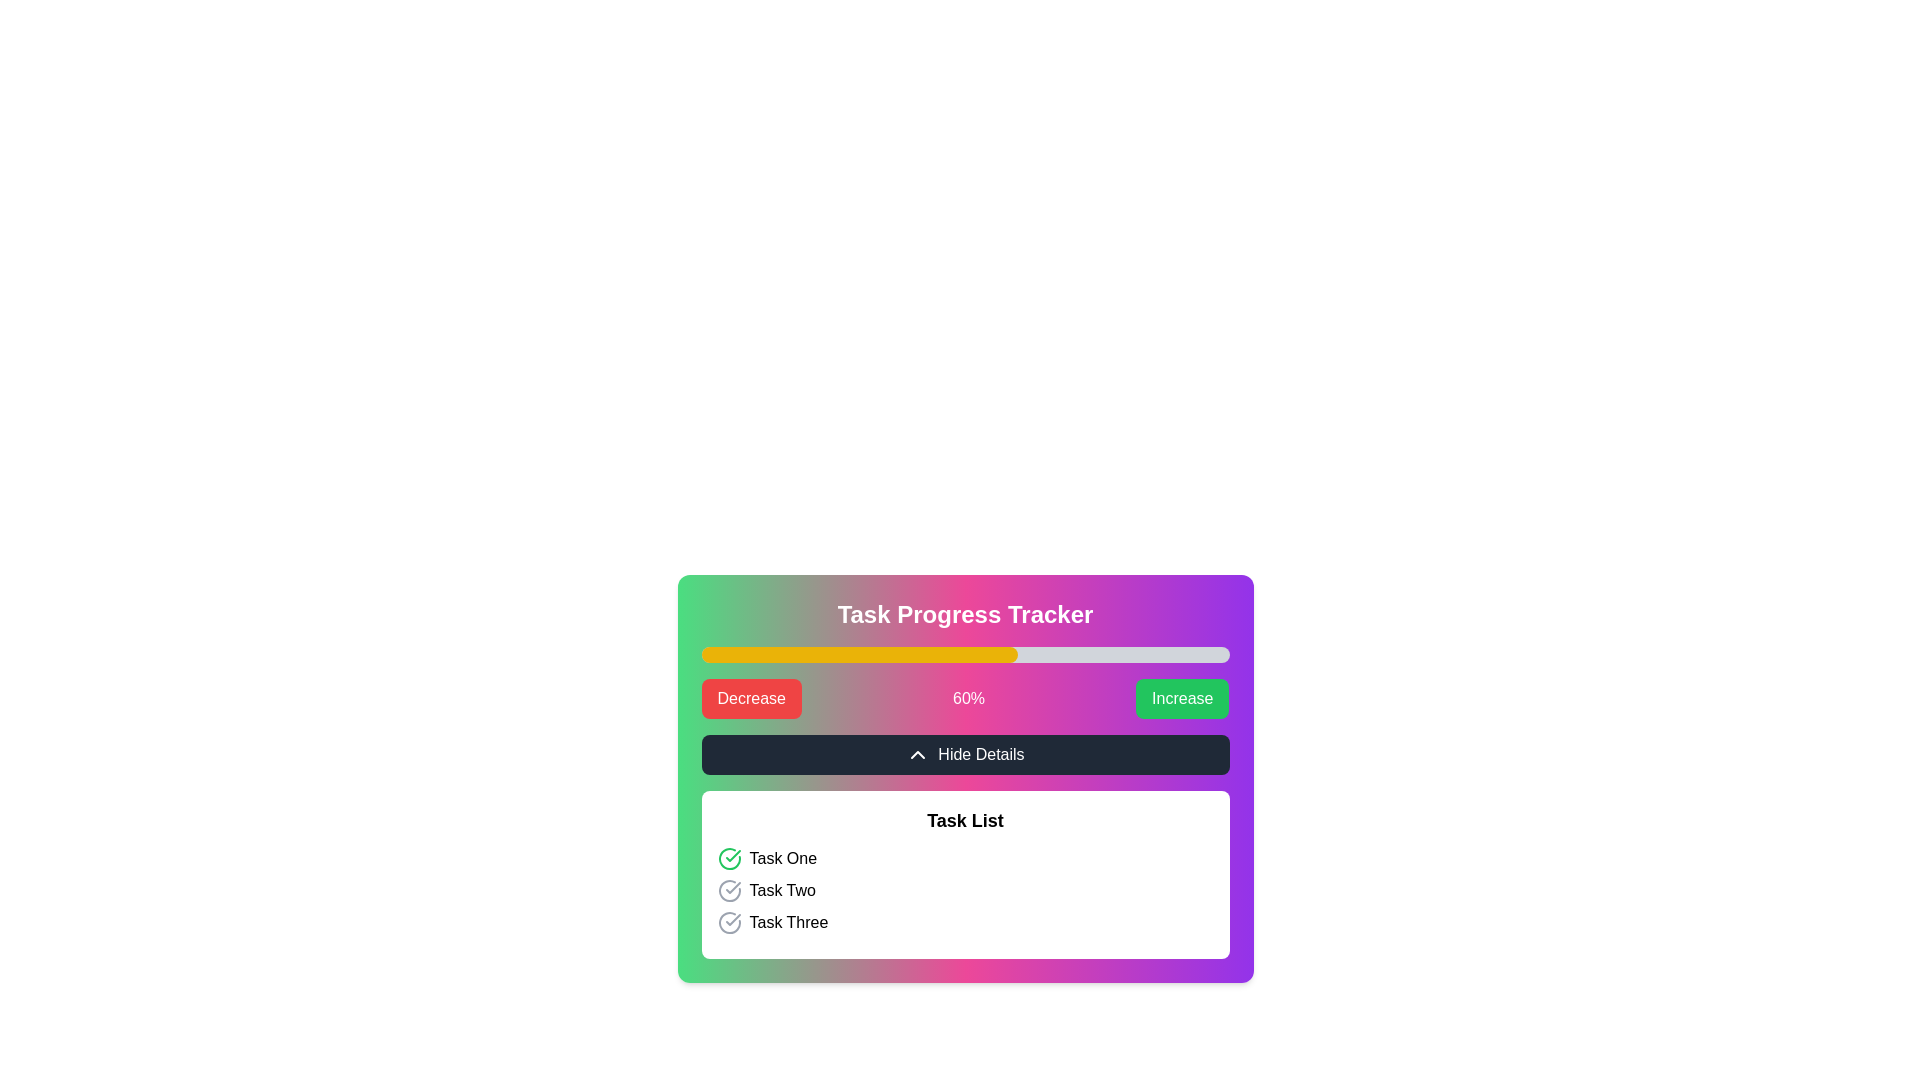 The image size is (1920, 1080). Describe the element at coordinates (781, 890) in the screenshot. I see `the 'Task Two' text label` at that location.